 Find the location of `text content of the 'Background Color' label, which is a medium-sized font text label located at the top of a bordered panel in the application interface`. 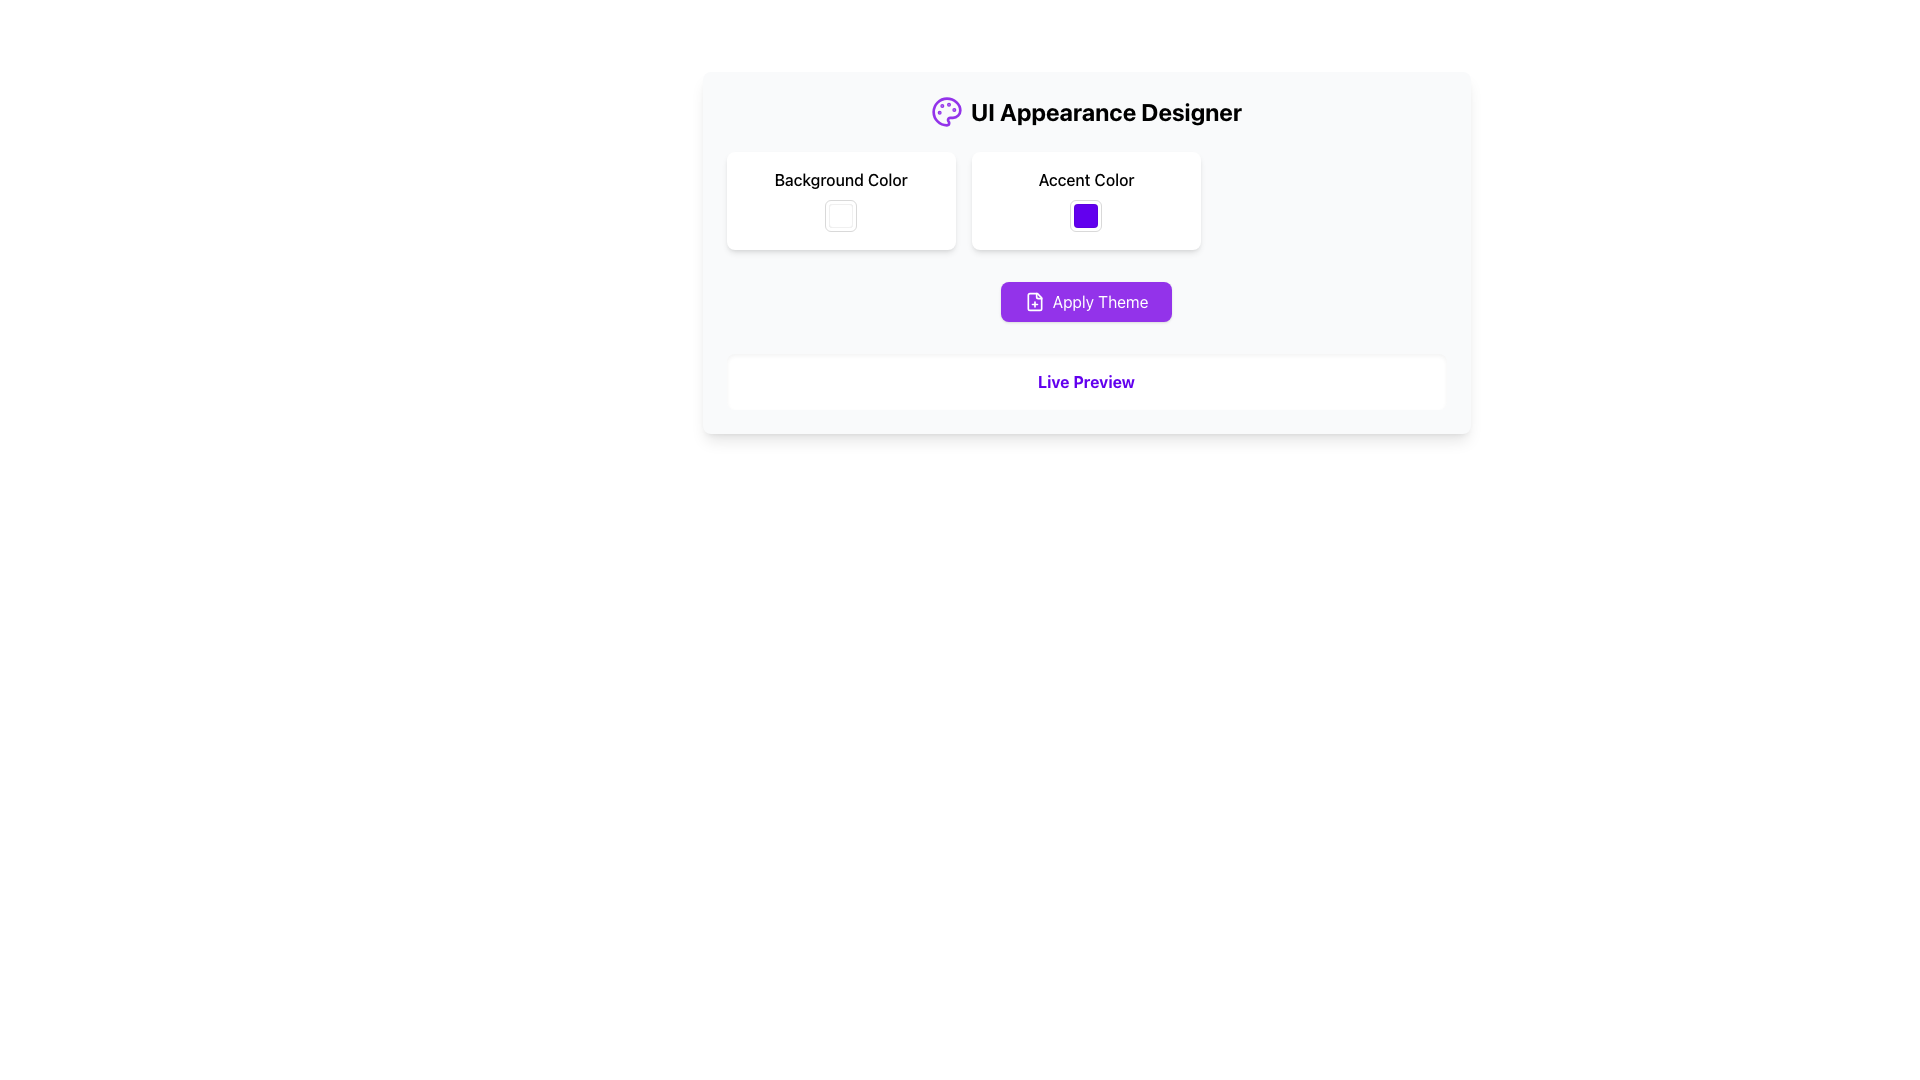

text content of the 'Background Color' label, which is a medium-sized font text label located at the top of a bordered panel in the application interface is located at coordinates (841, 180).